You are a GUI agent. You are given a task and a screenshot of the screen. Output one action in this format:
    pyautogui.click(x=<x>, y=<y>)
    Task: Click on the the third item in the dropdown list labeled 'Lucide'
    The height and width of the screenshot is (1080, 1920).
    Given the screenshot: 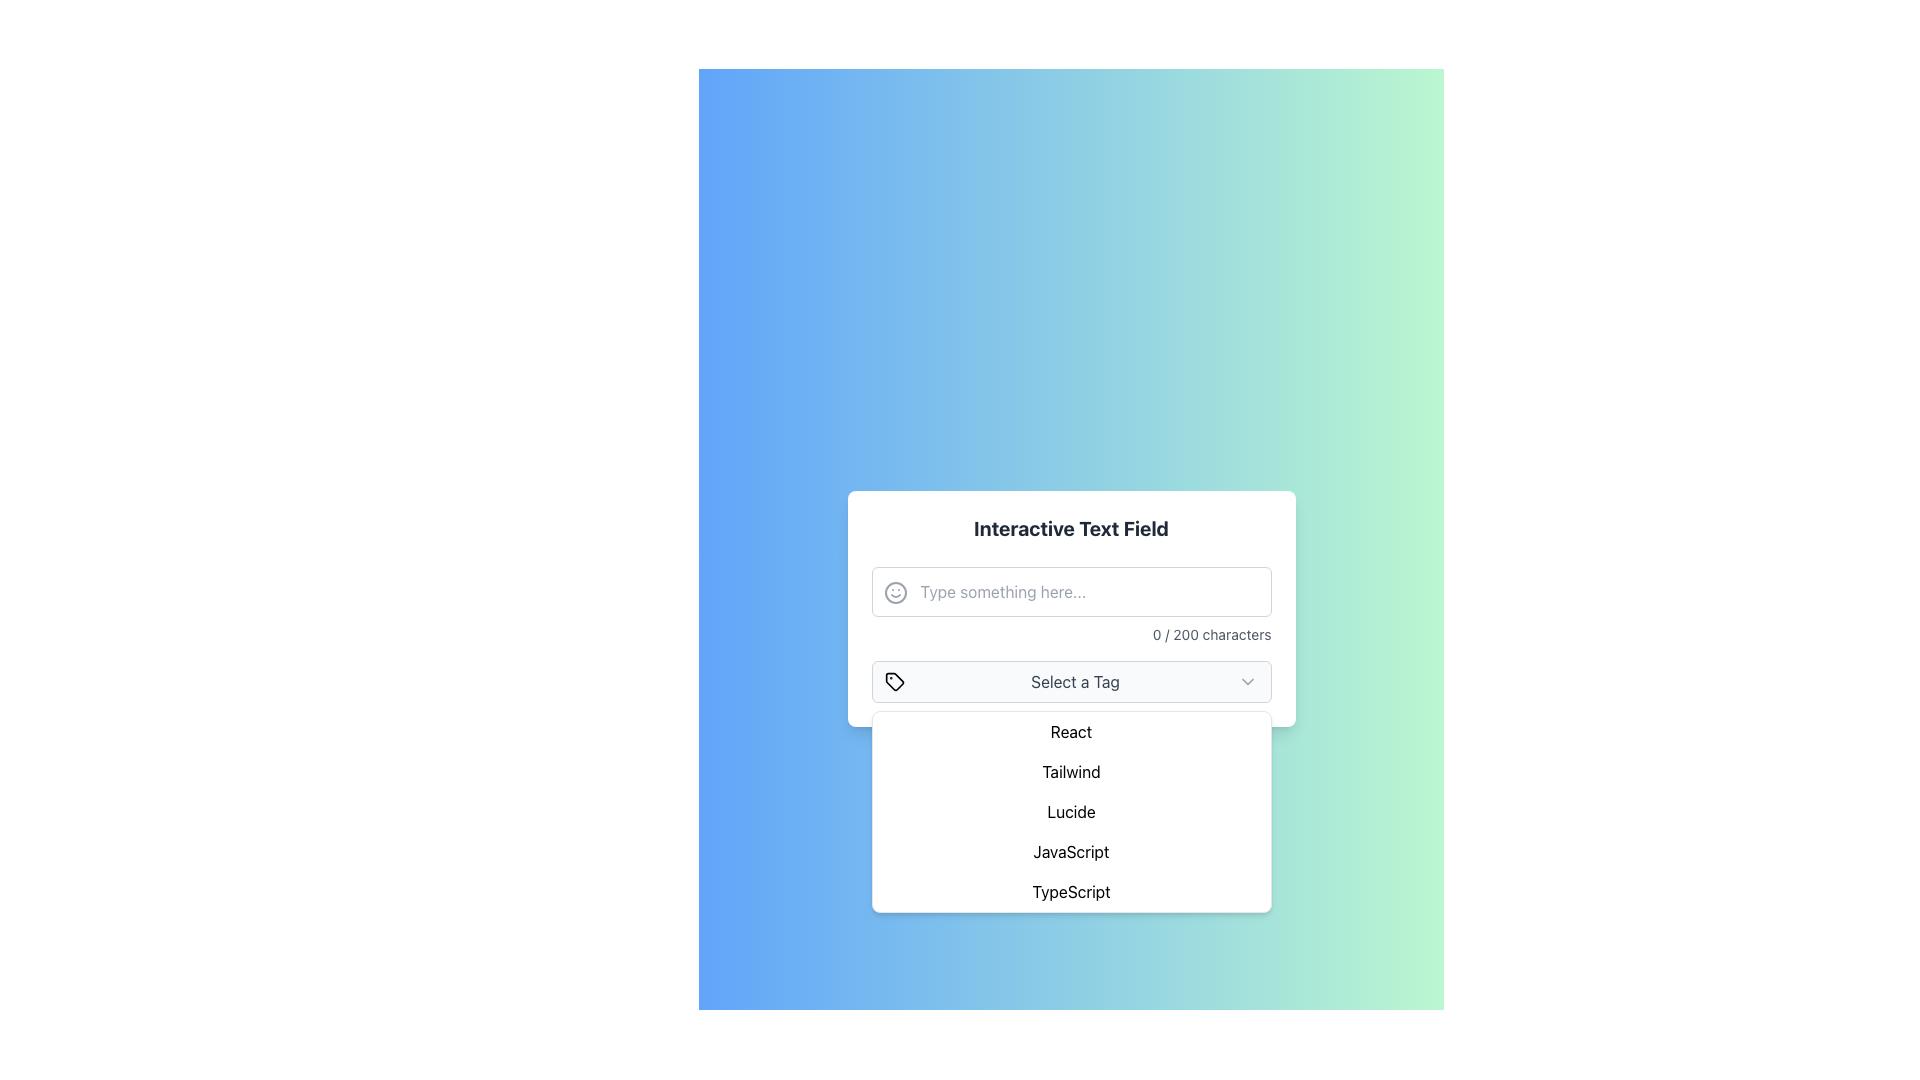 What is the action you would take?
    pyautogui.click(x=1070, y=812)
    